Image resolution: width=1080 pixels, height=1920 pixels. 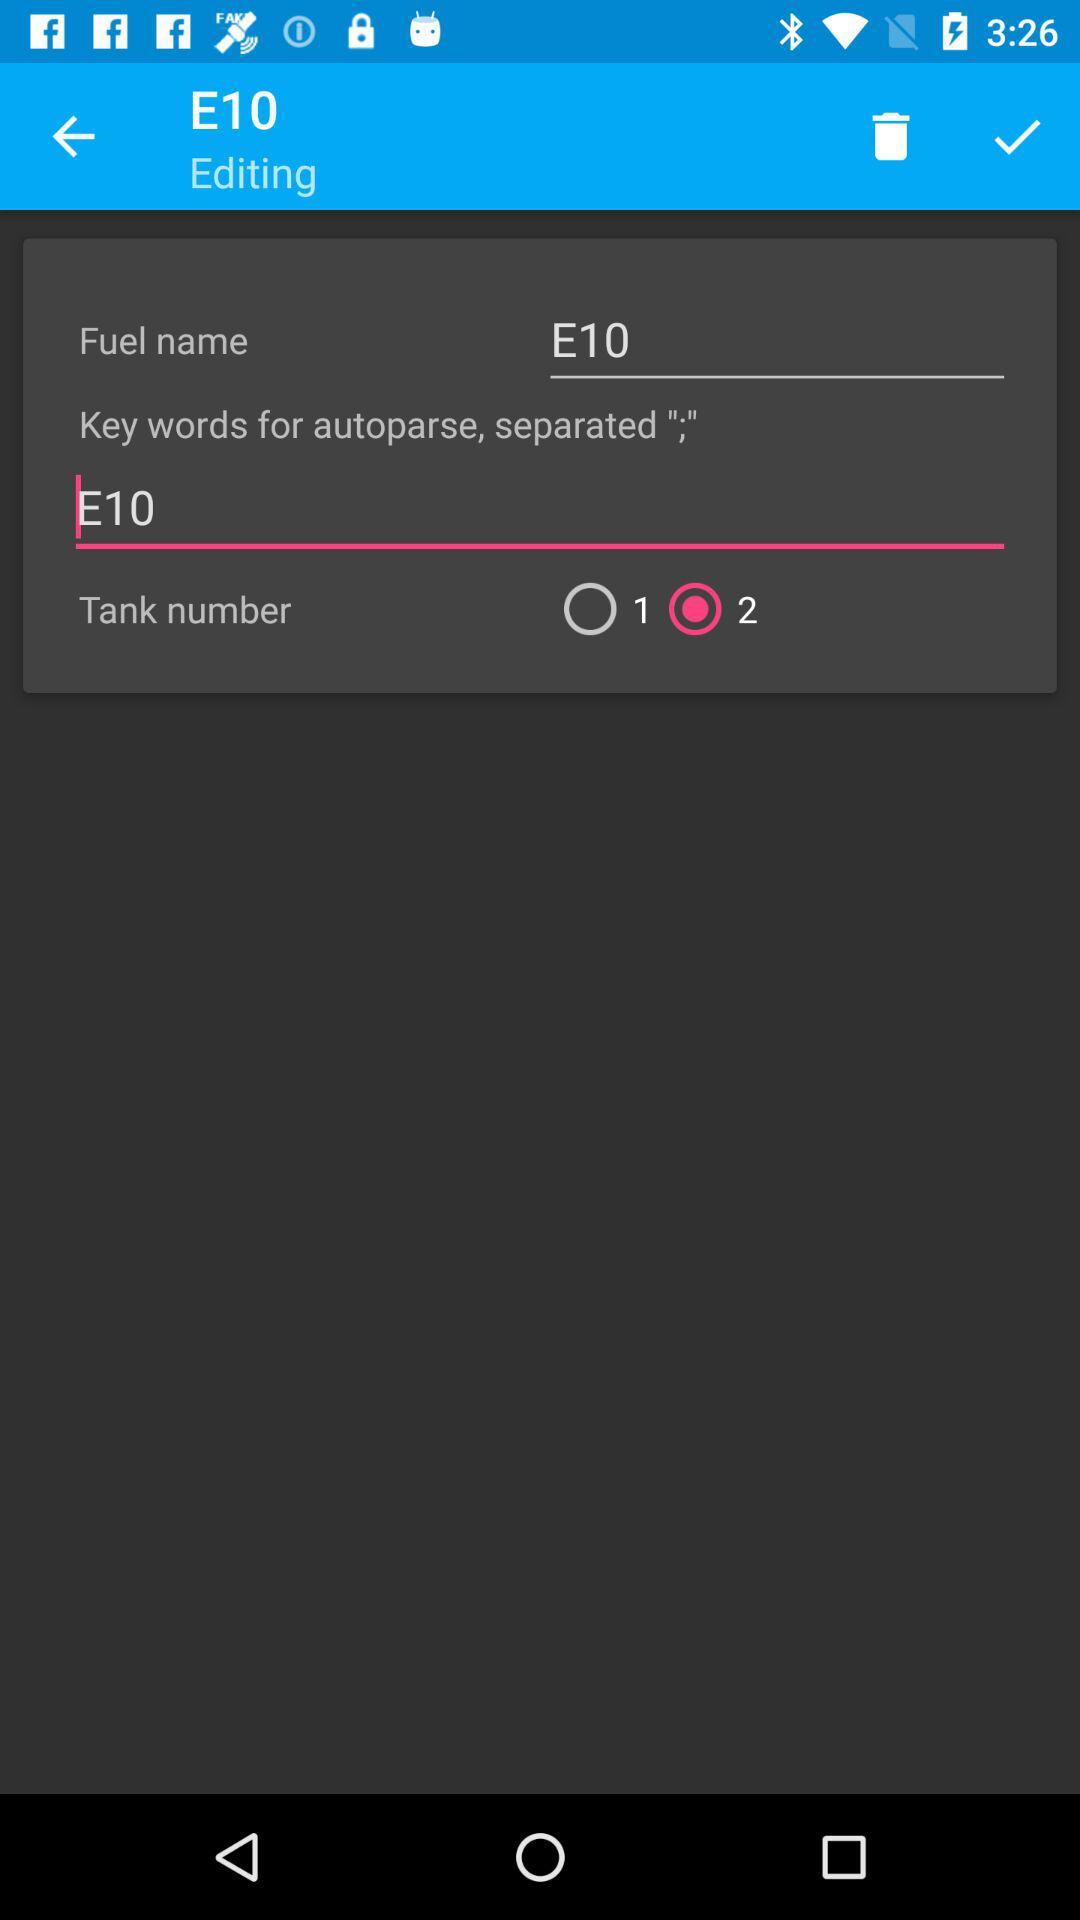 I want to click on item next to e10, so click(x=72, y=135).